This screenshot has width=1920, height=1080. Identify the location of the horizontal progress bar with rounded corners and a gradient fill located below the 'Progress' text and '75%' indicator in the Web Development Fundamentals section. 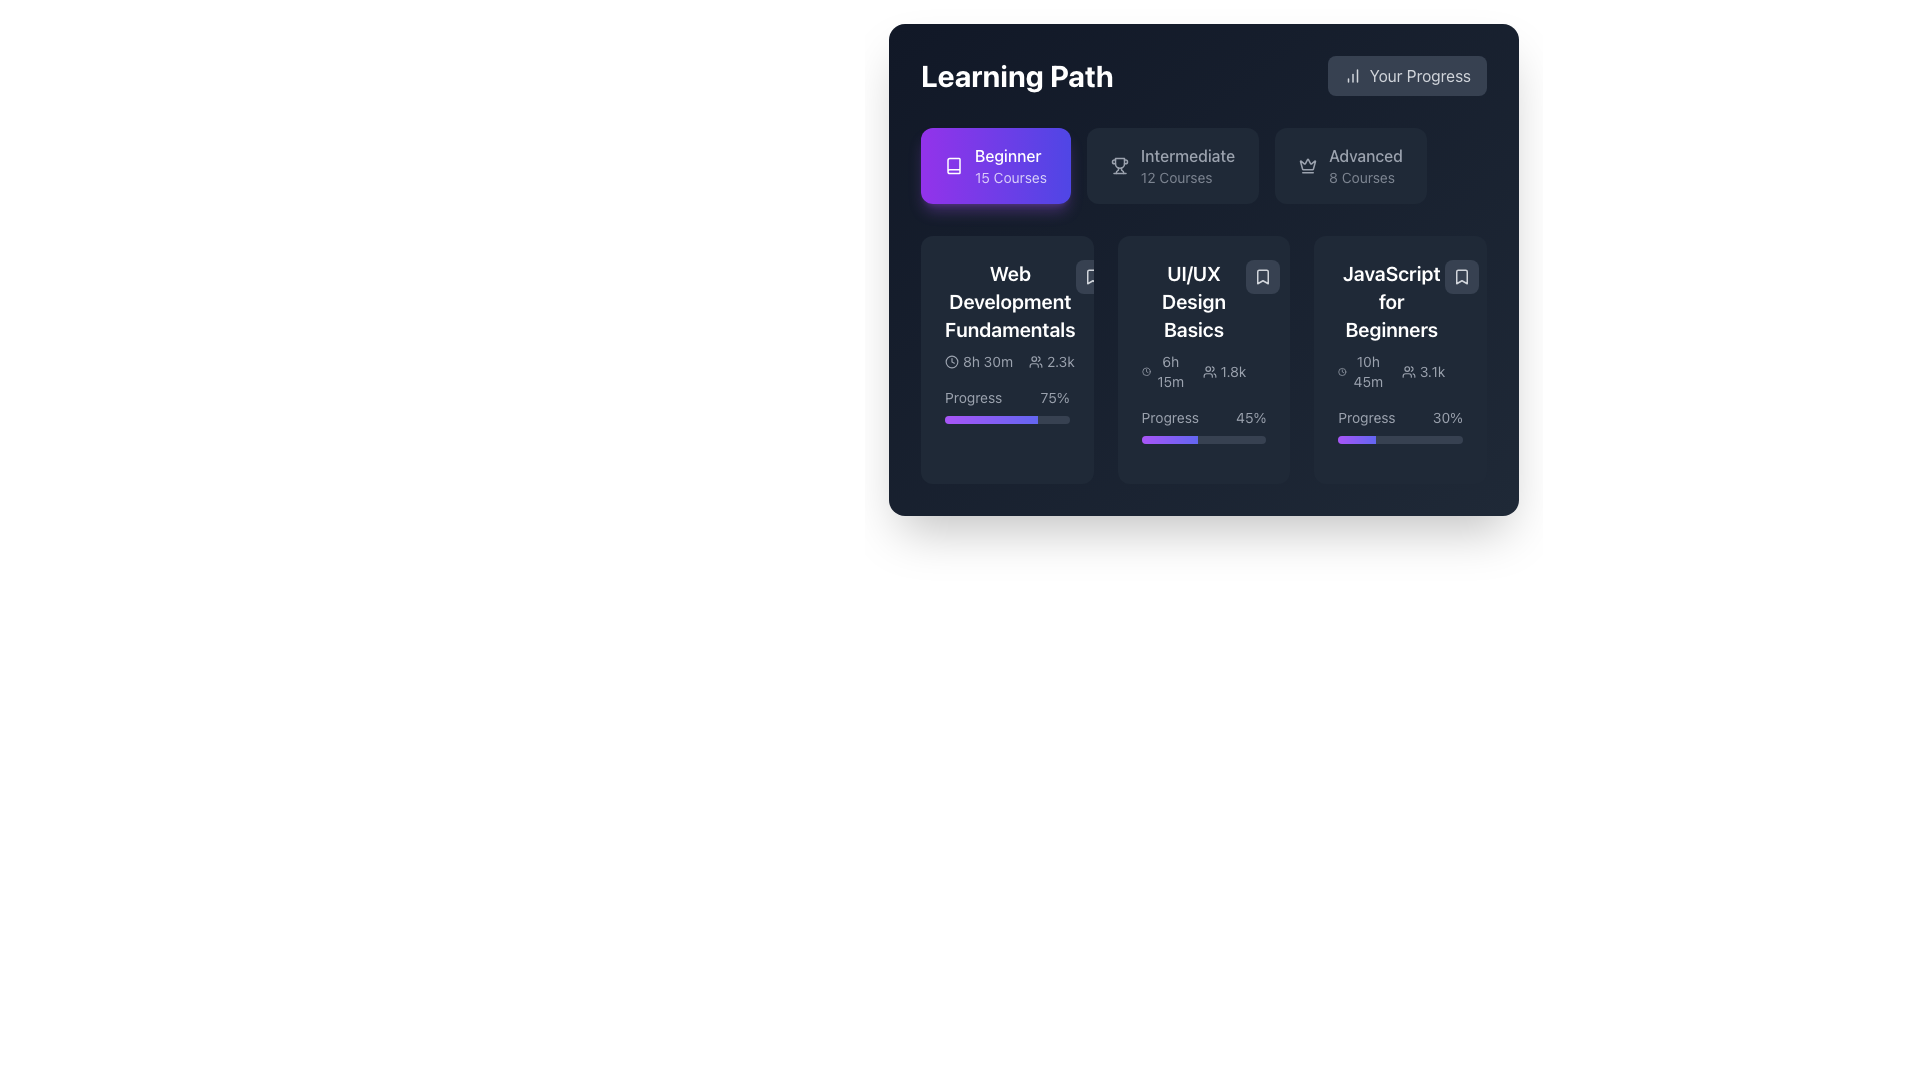
(1007, 419).